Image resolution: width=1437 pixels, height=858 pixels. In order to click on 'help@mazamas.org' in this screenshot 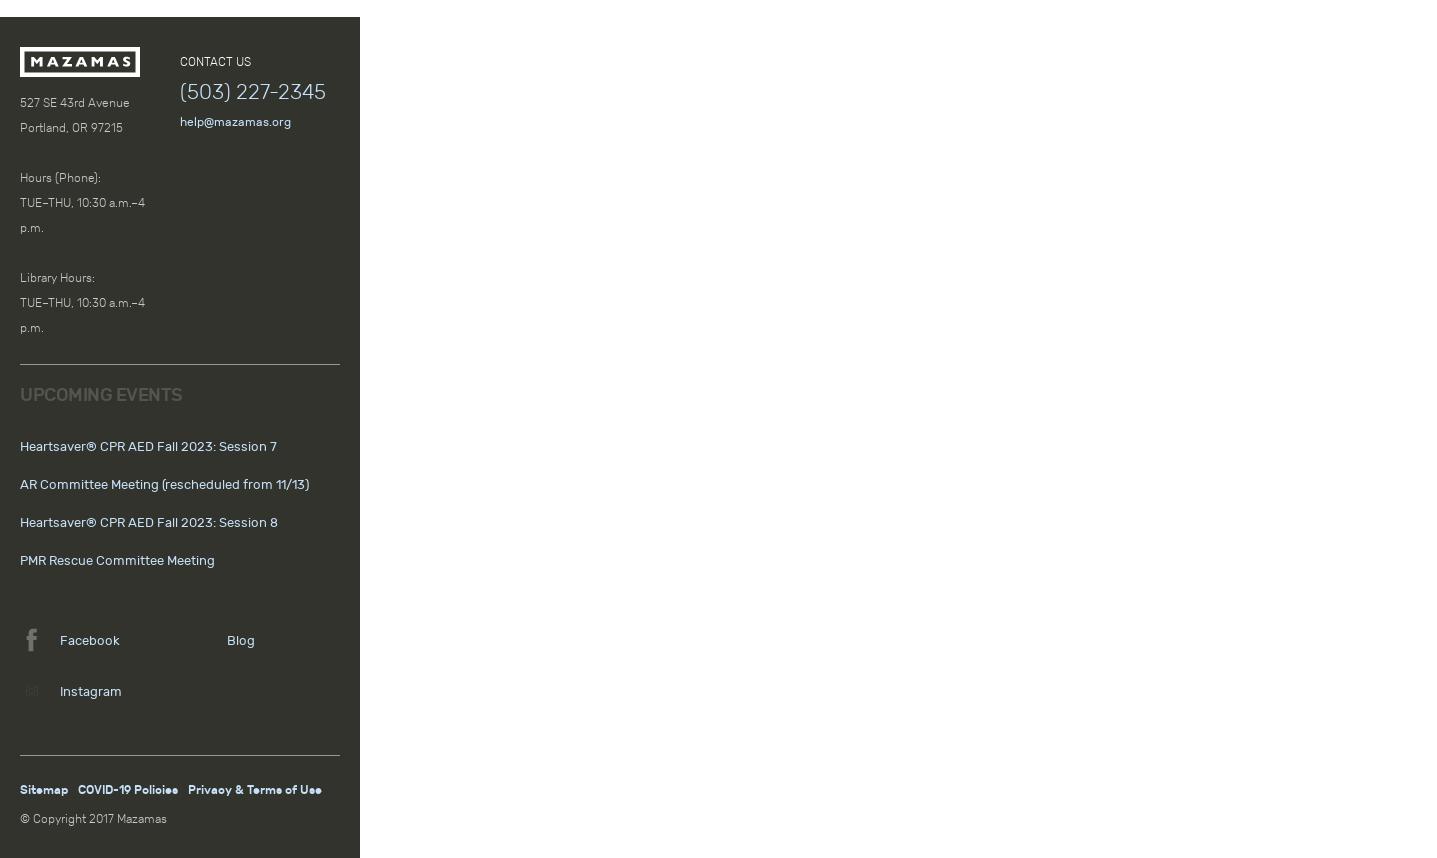, I will do `click(234, 120)`.